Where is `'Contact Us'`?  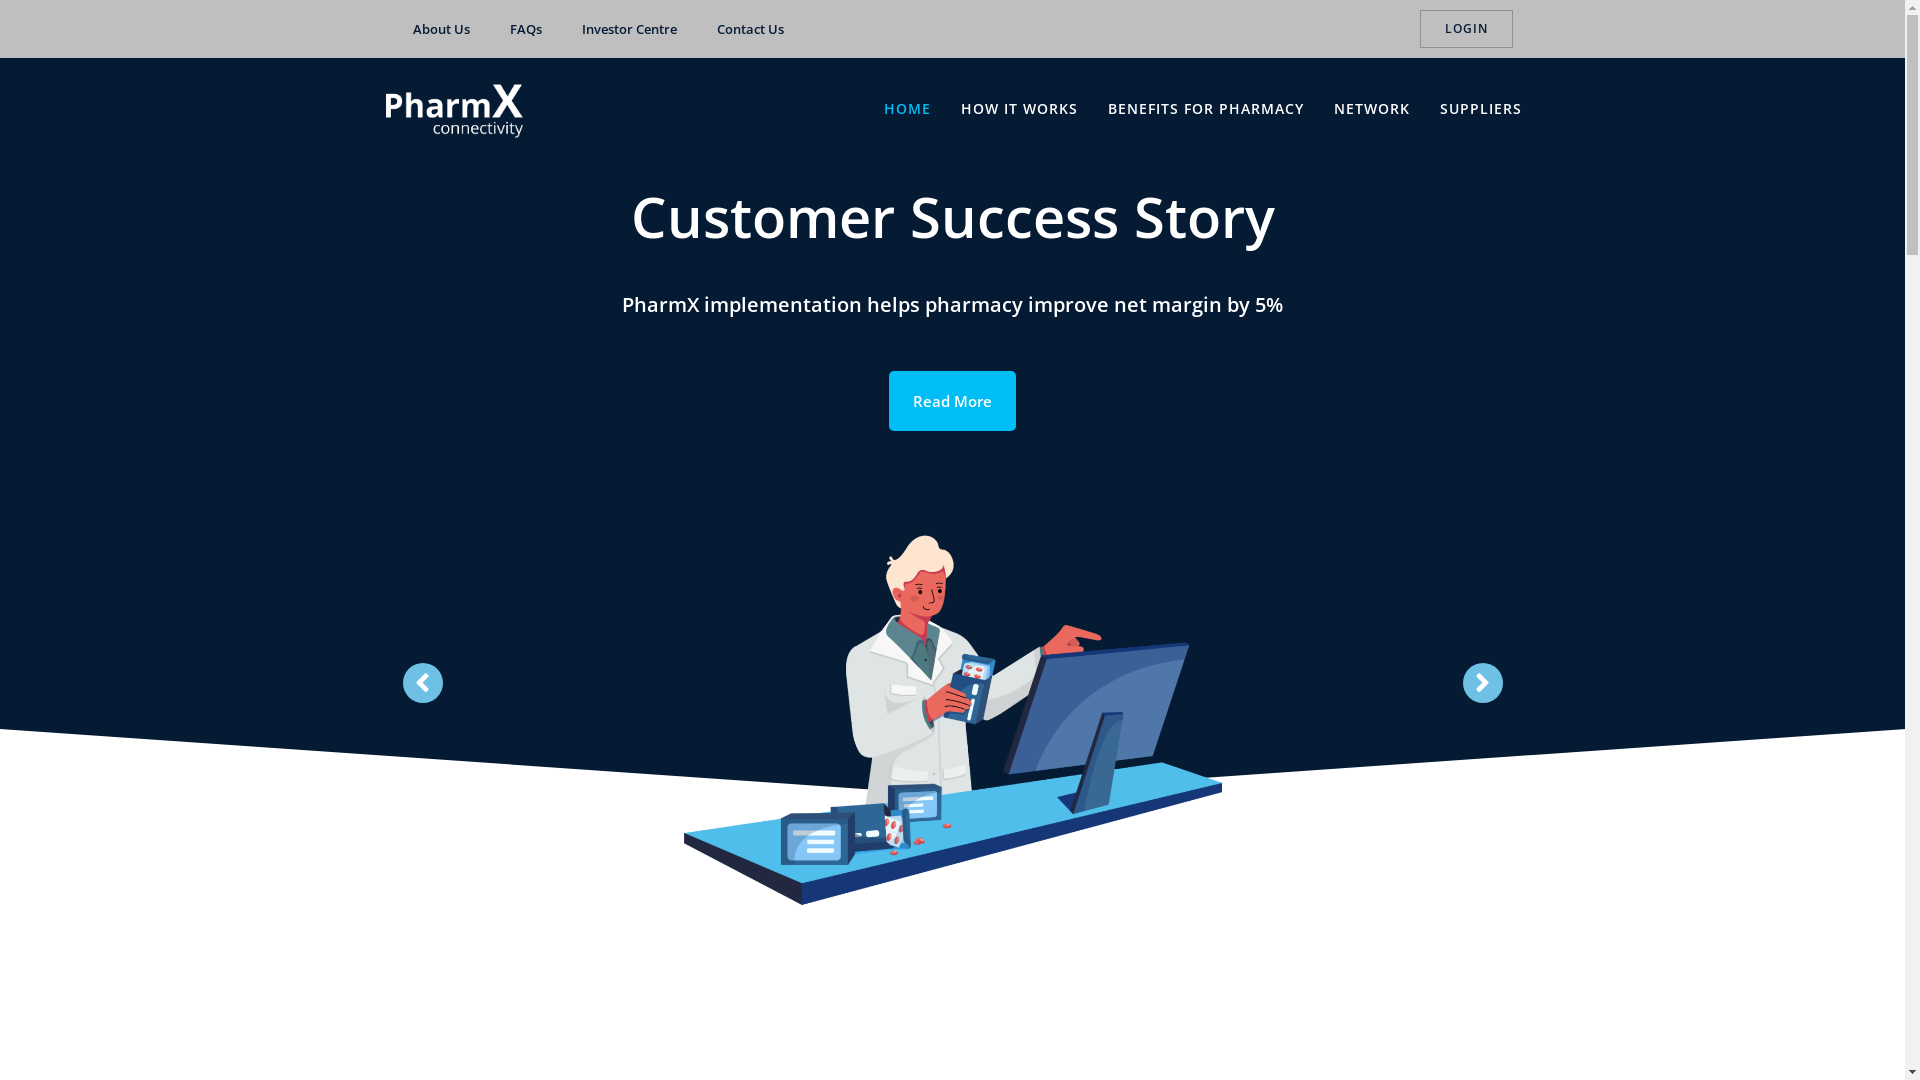
'Contact Us' is located at coordinates (748, 29).